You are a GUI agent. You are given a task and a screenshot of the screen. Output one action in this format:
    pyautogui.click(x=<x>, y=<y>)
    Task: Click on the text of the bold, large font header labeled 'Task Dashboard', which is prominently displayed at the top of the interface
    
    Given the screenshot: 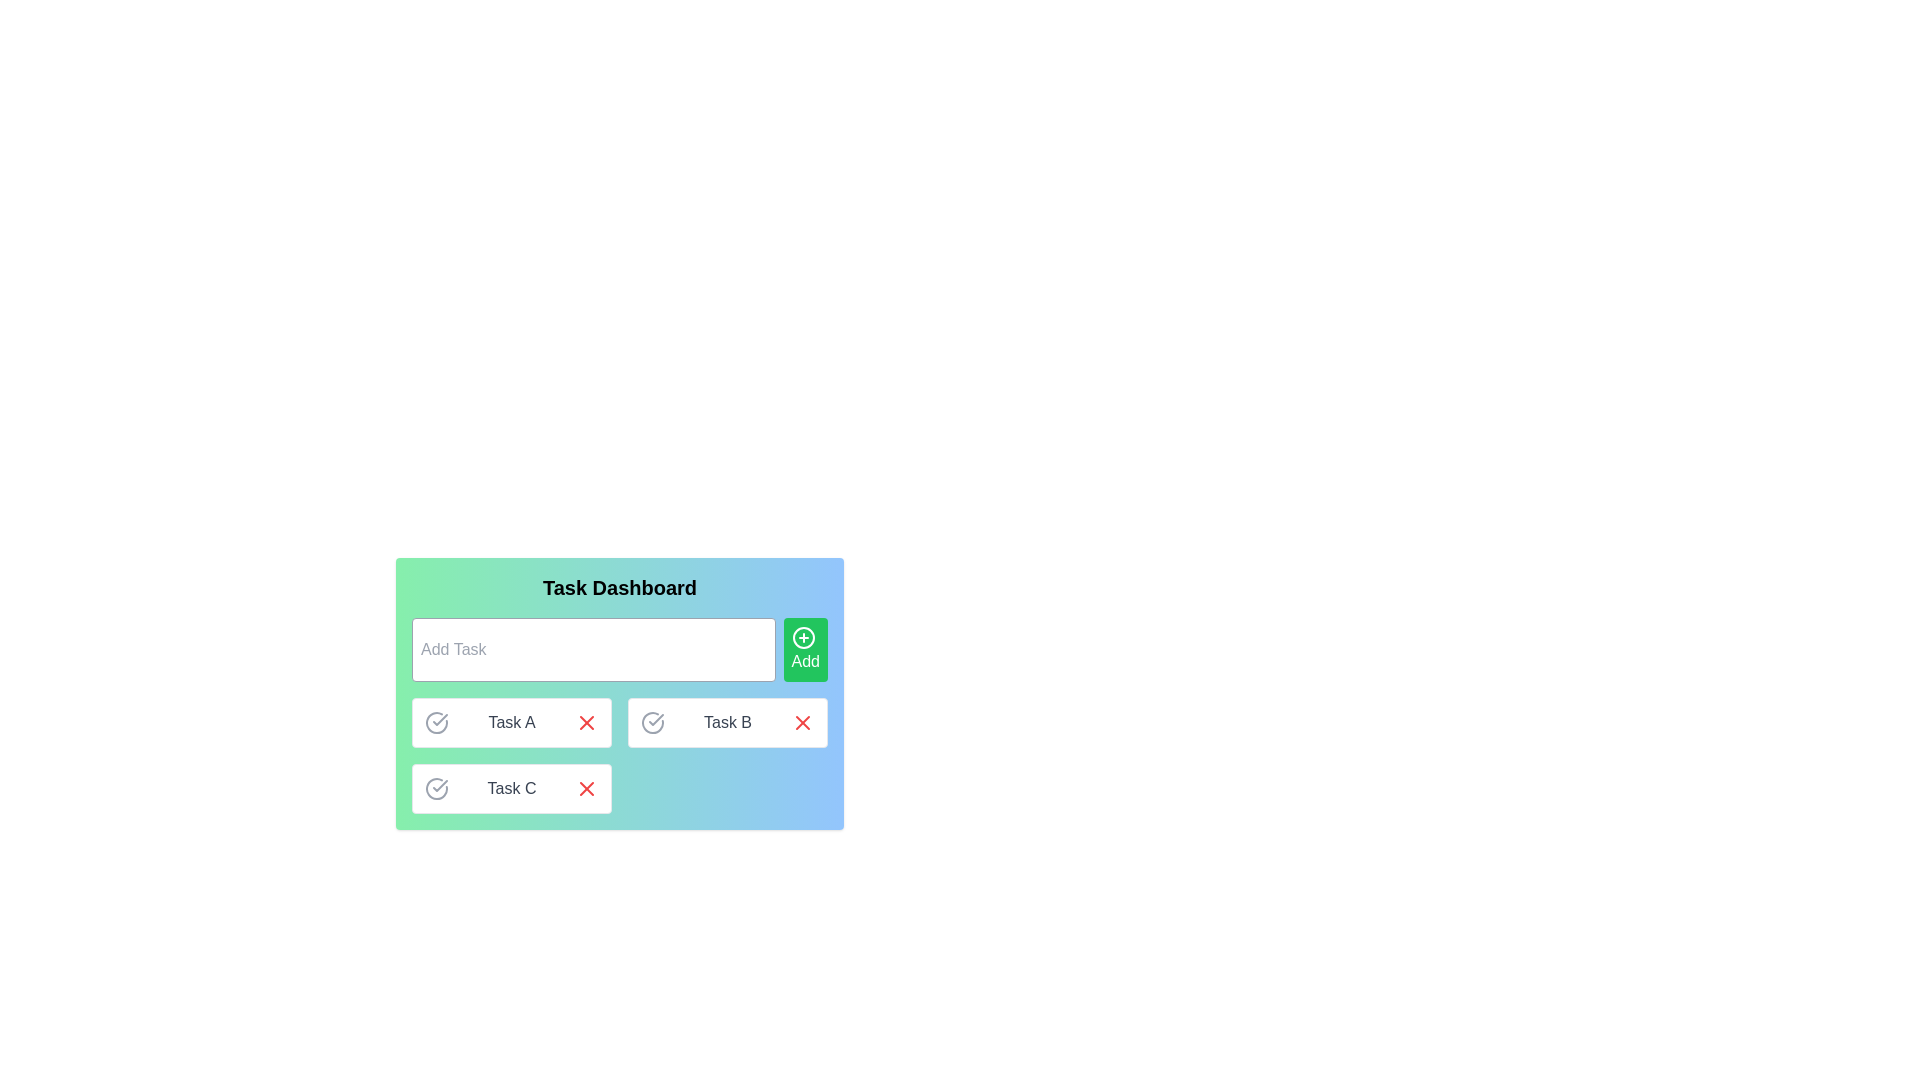 What is the action you would take?
    pyautogui.click(x=618, y=586)
    